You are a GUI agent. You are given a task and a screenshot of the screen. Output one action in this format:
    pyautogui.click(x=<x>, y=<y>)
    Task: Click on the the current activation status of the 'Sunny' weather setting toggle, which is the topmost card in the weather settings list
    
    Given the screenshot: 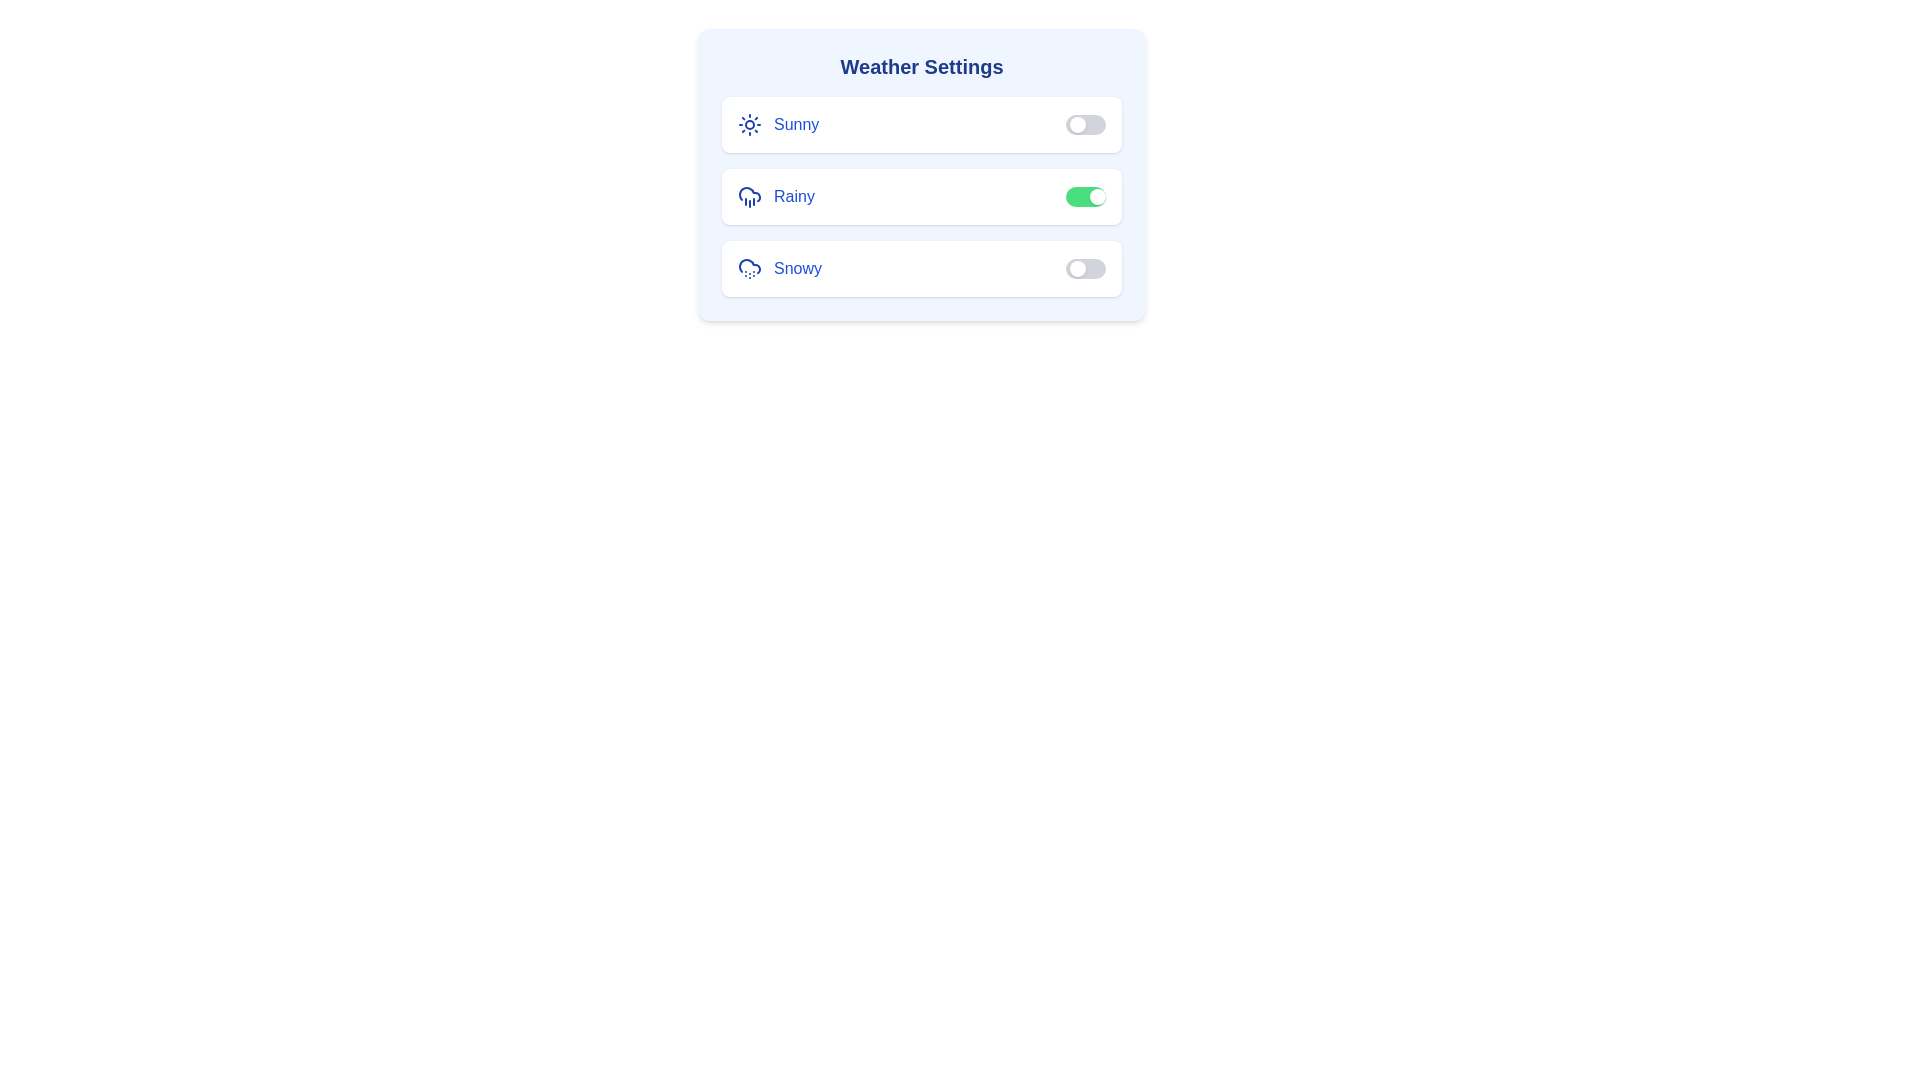 What is the action you would take?
    pyautogui.click(x=920, y=124)
    